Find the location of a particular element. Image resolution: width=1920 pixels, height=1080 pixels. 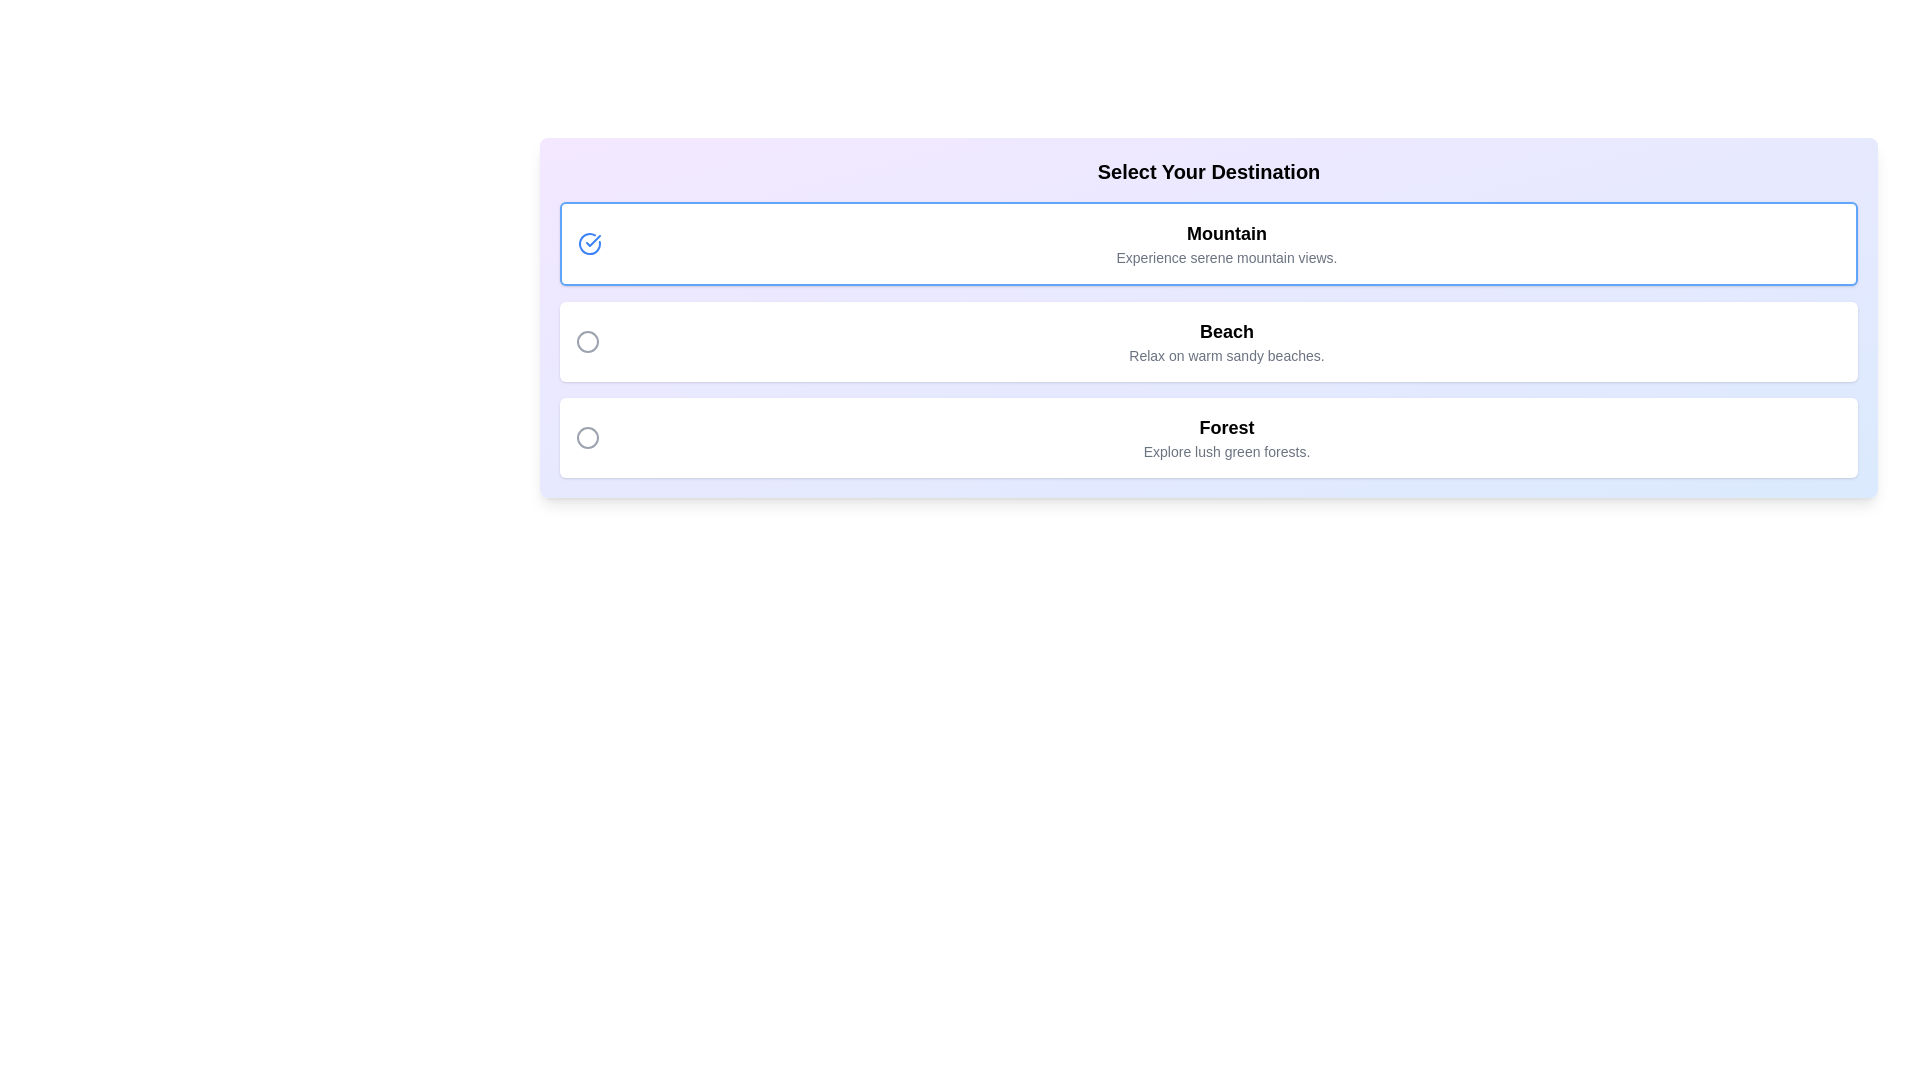

the selectable option titled 'Beach' to read the description and learn more about the Beach destination is located at coordinates (1208, 341).